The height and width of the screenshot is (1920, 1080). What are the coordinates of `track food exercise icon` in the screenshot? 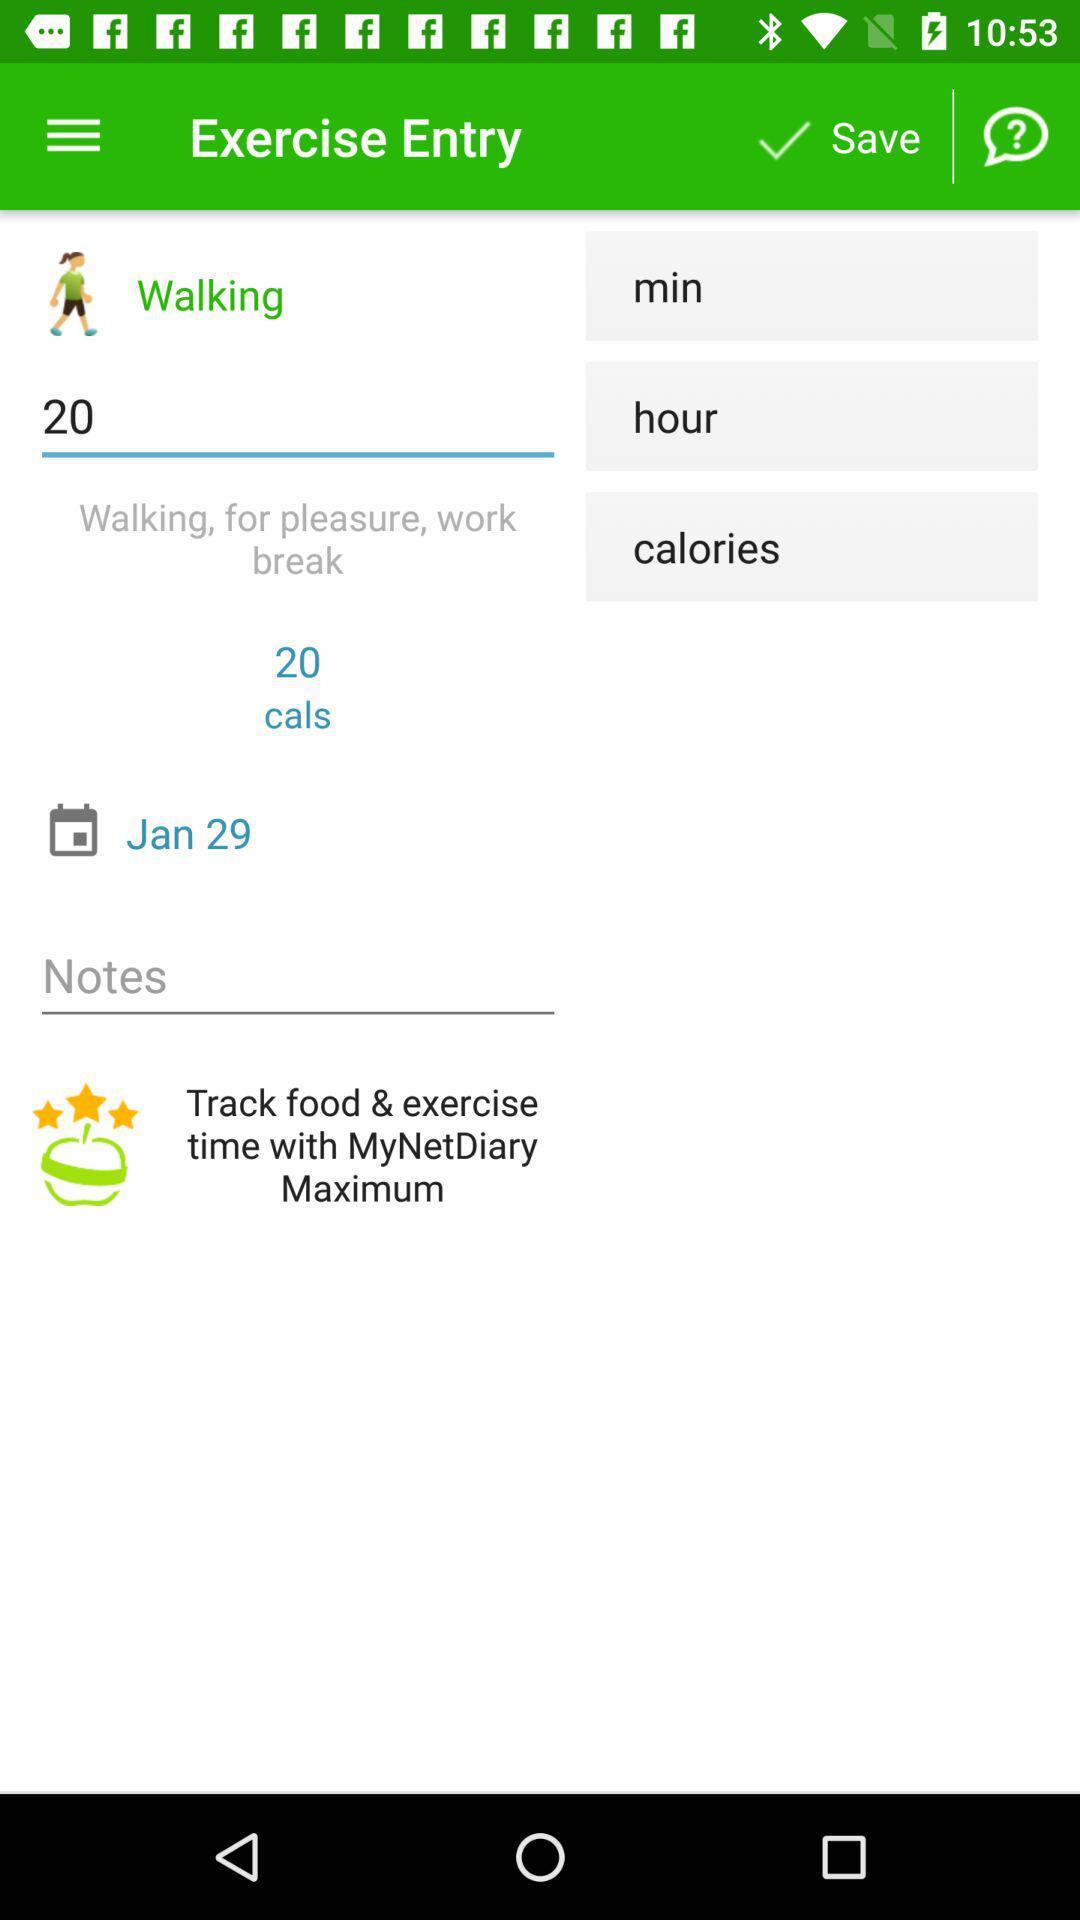 It's located at (298, 1144).